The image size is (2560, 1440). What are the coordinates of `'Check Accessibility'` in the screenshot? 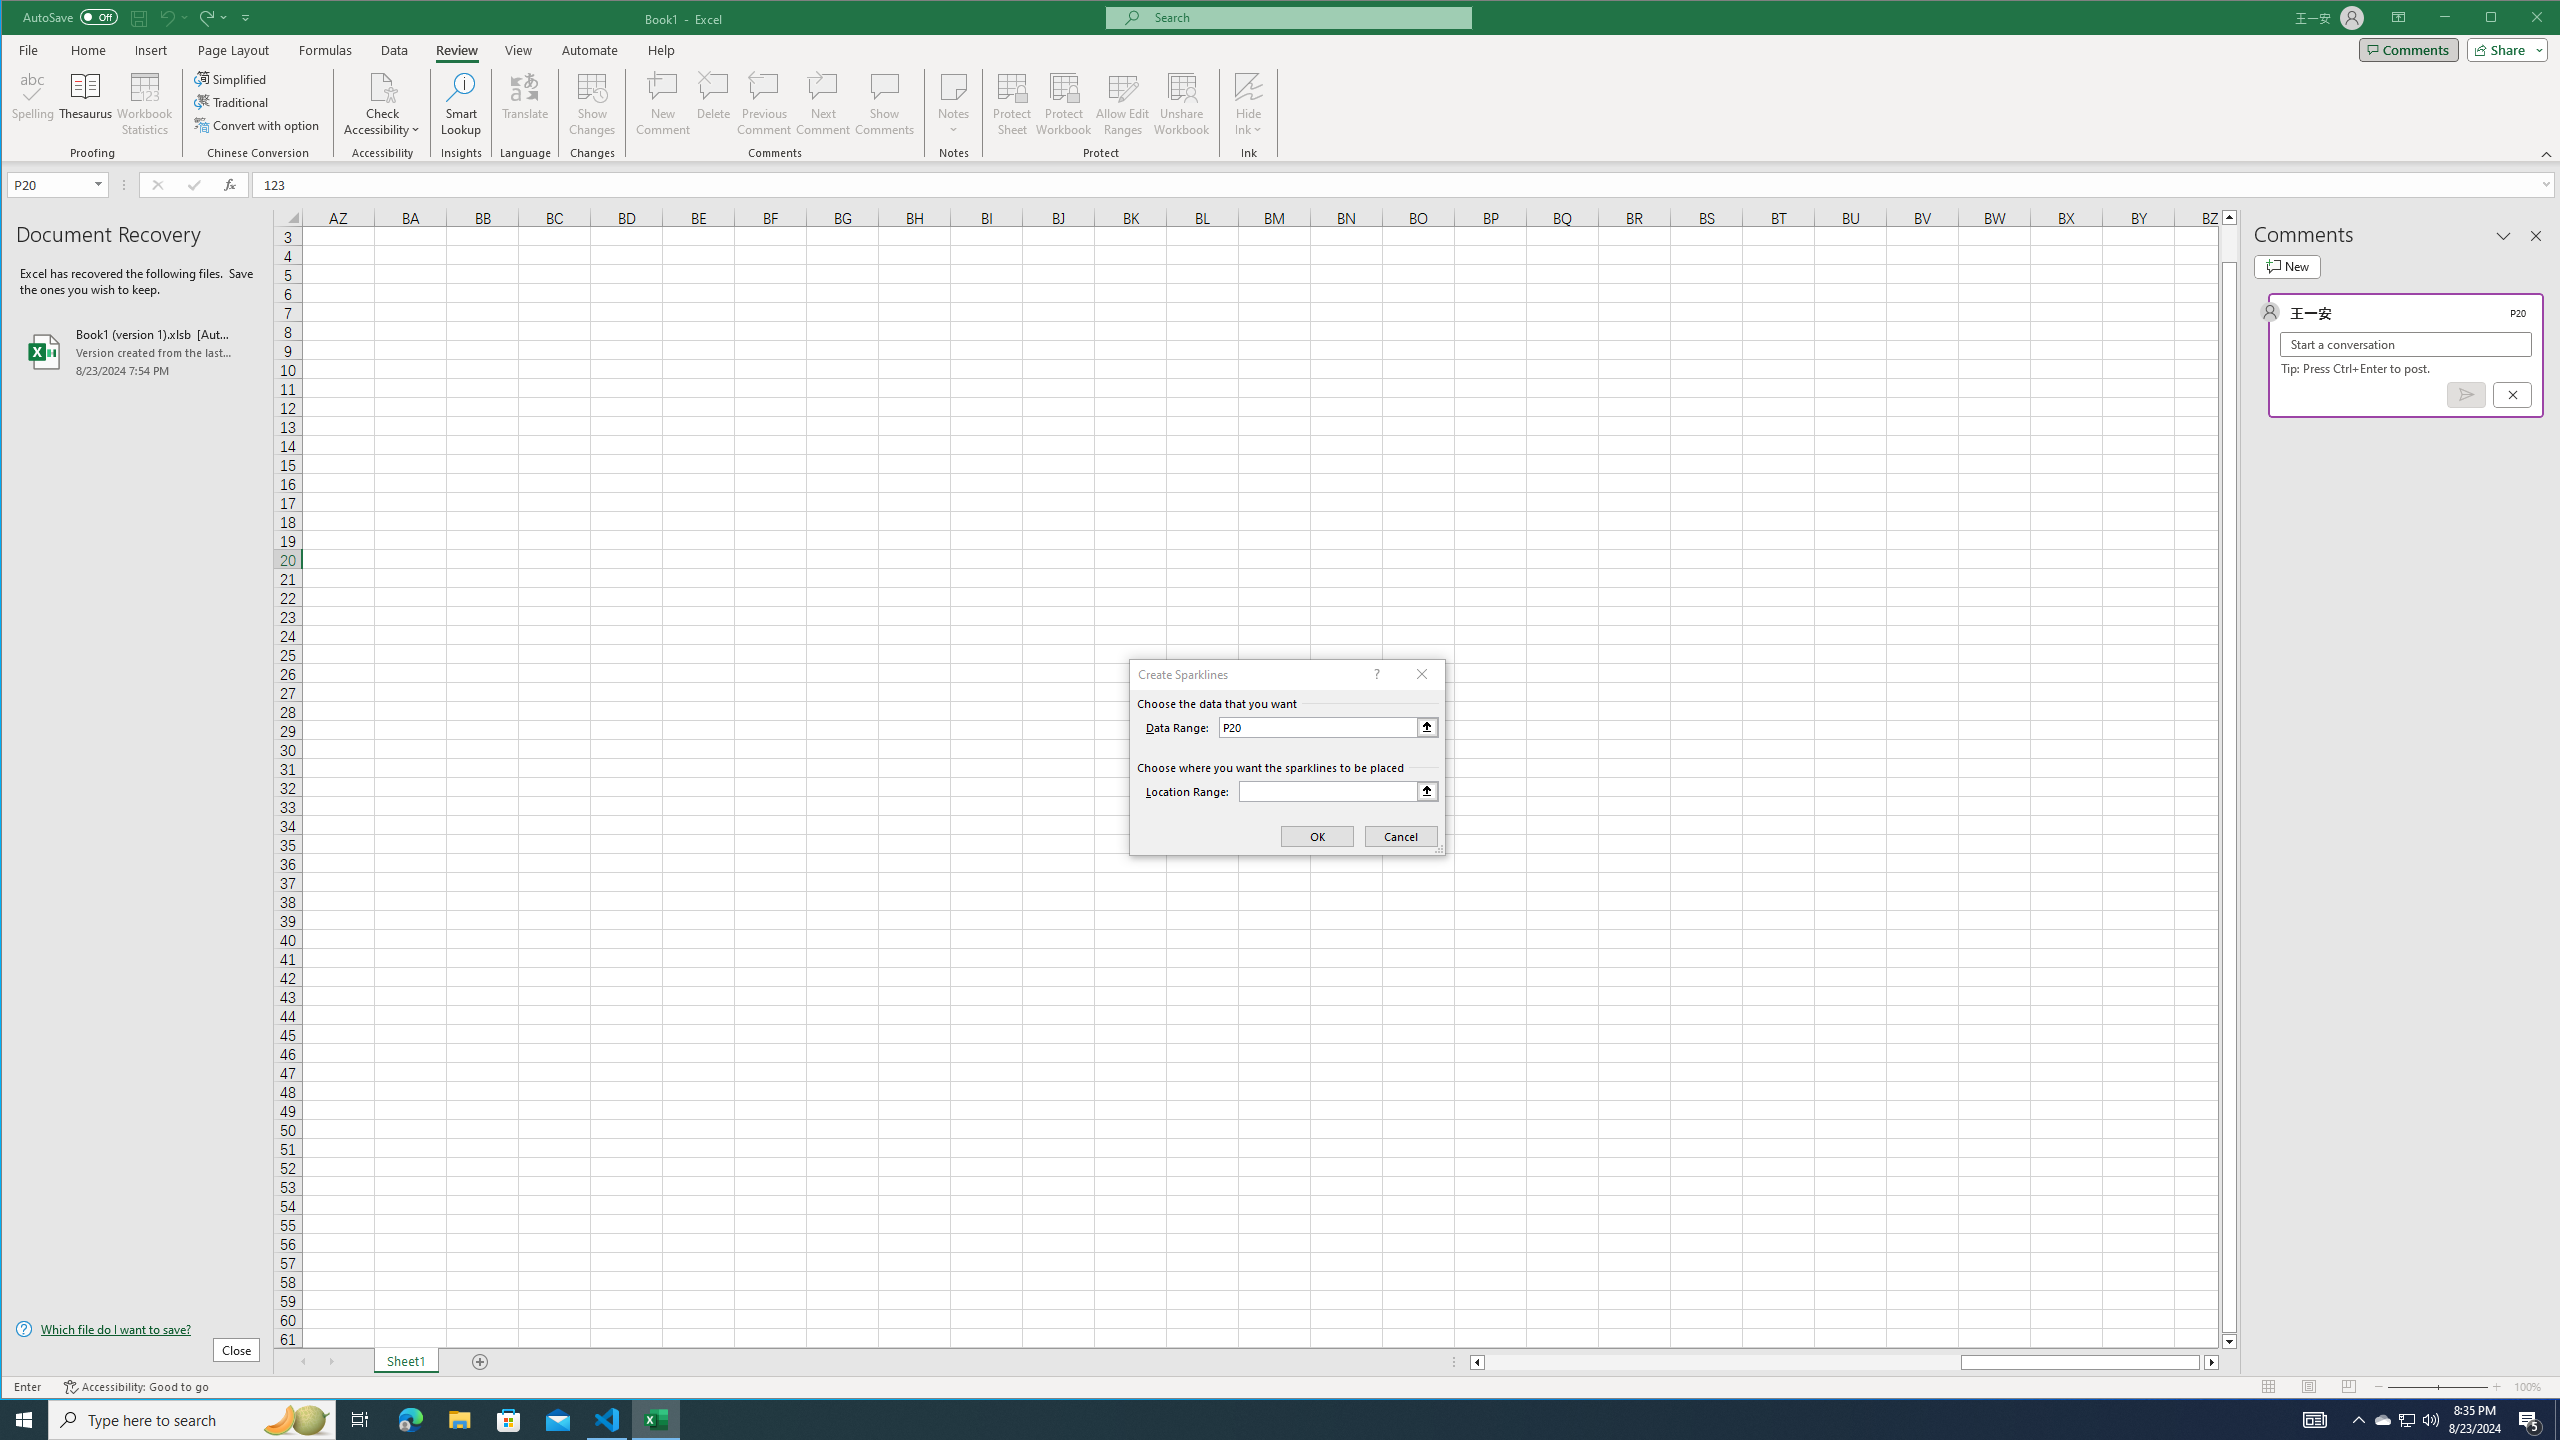 It's located at (382, 103).